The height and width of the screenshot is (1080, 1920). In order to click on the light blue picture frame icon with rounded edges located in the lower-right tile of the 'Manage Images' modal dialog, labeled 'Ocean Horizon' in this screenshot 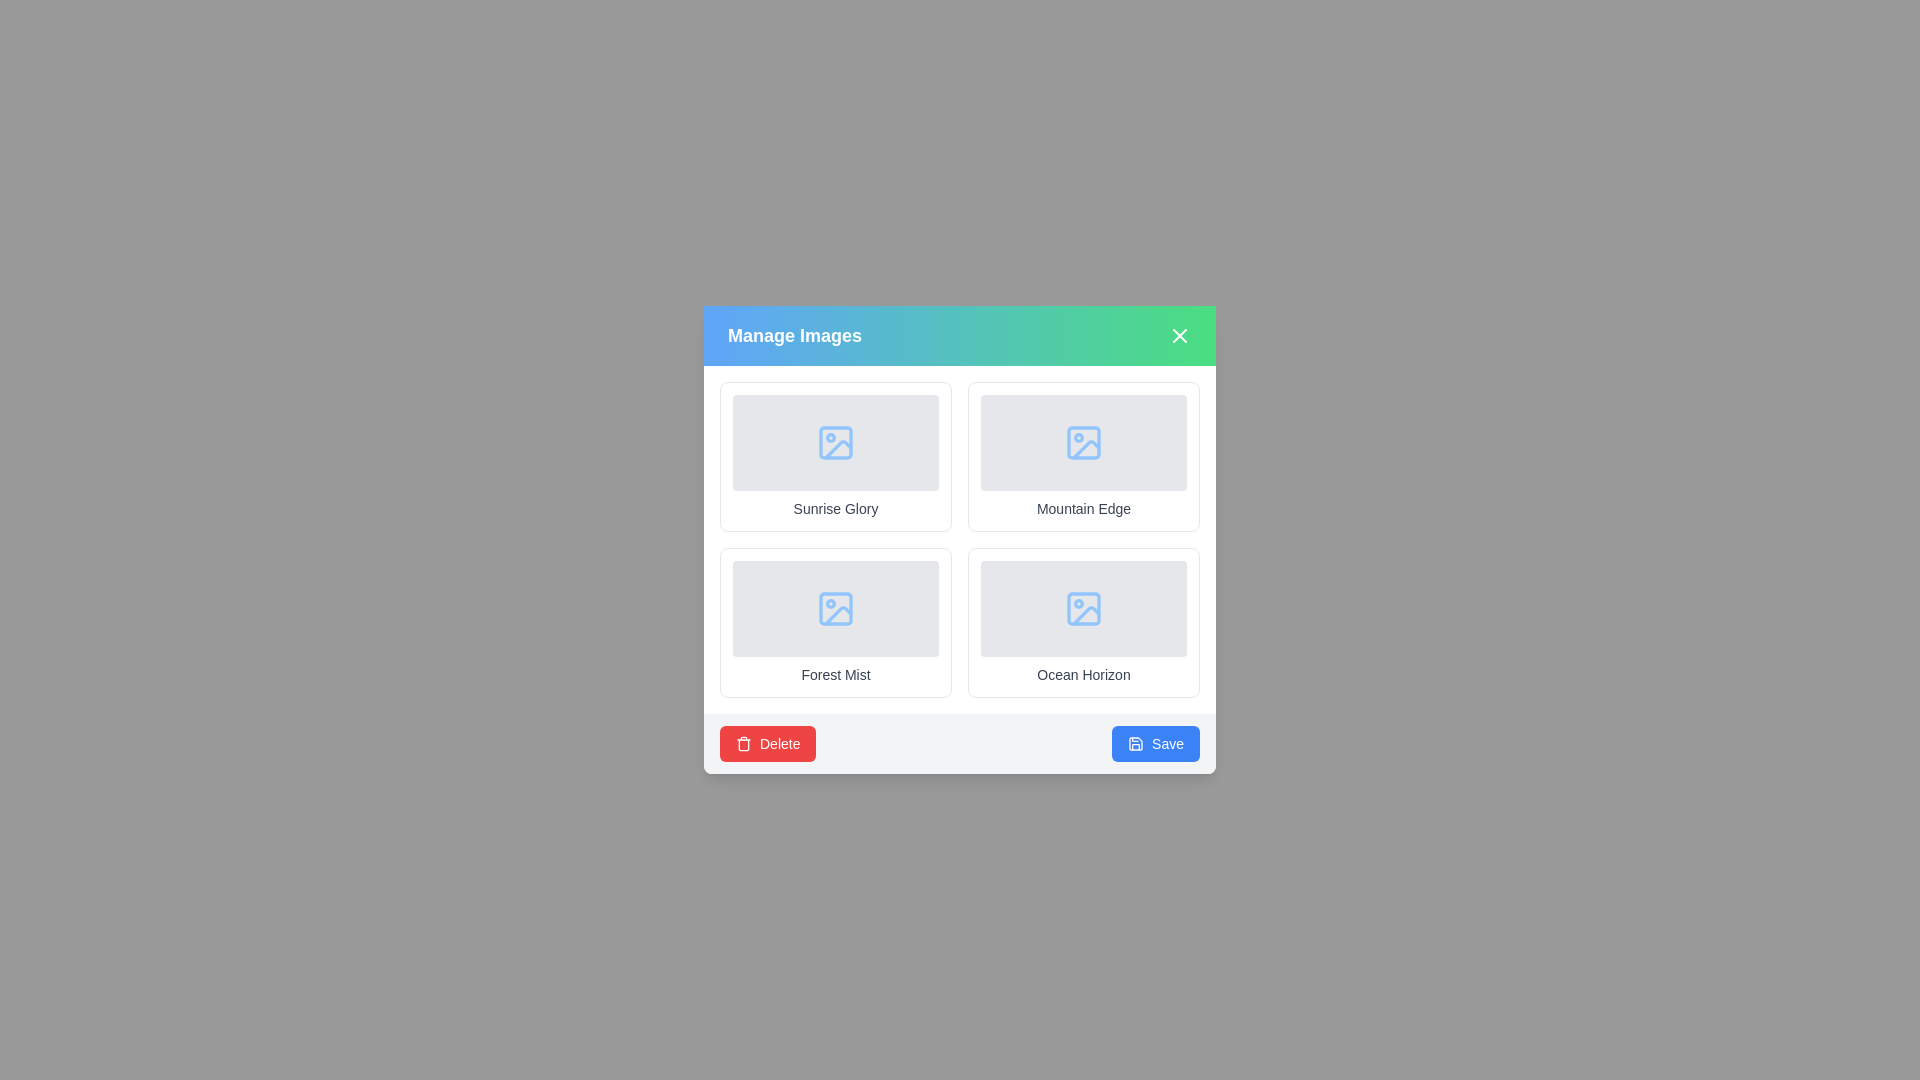, I will do `click(1083, 608)`.